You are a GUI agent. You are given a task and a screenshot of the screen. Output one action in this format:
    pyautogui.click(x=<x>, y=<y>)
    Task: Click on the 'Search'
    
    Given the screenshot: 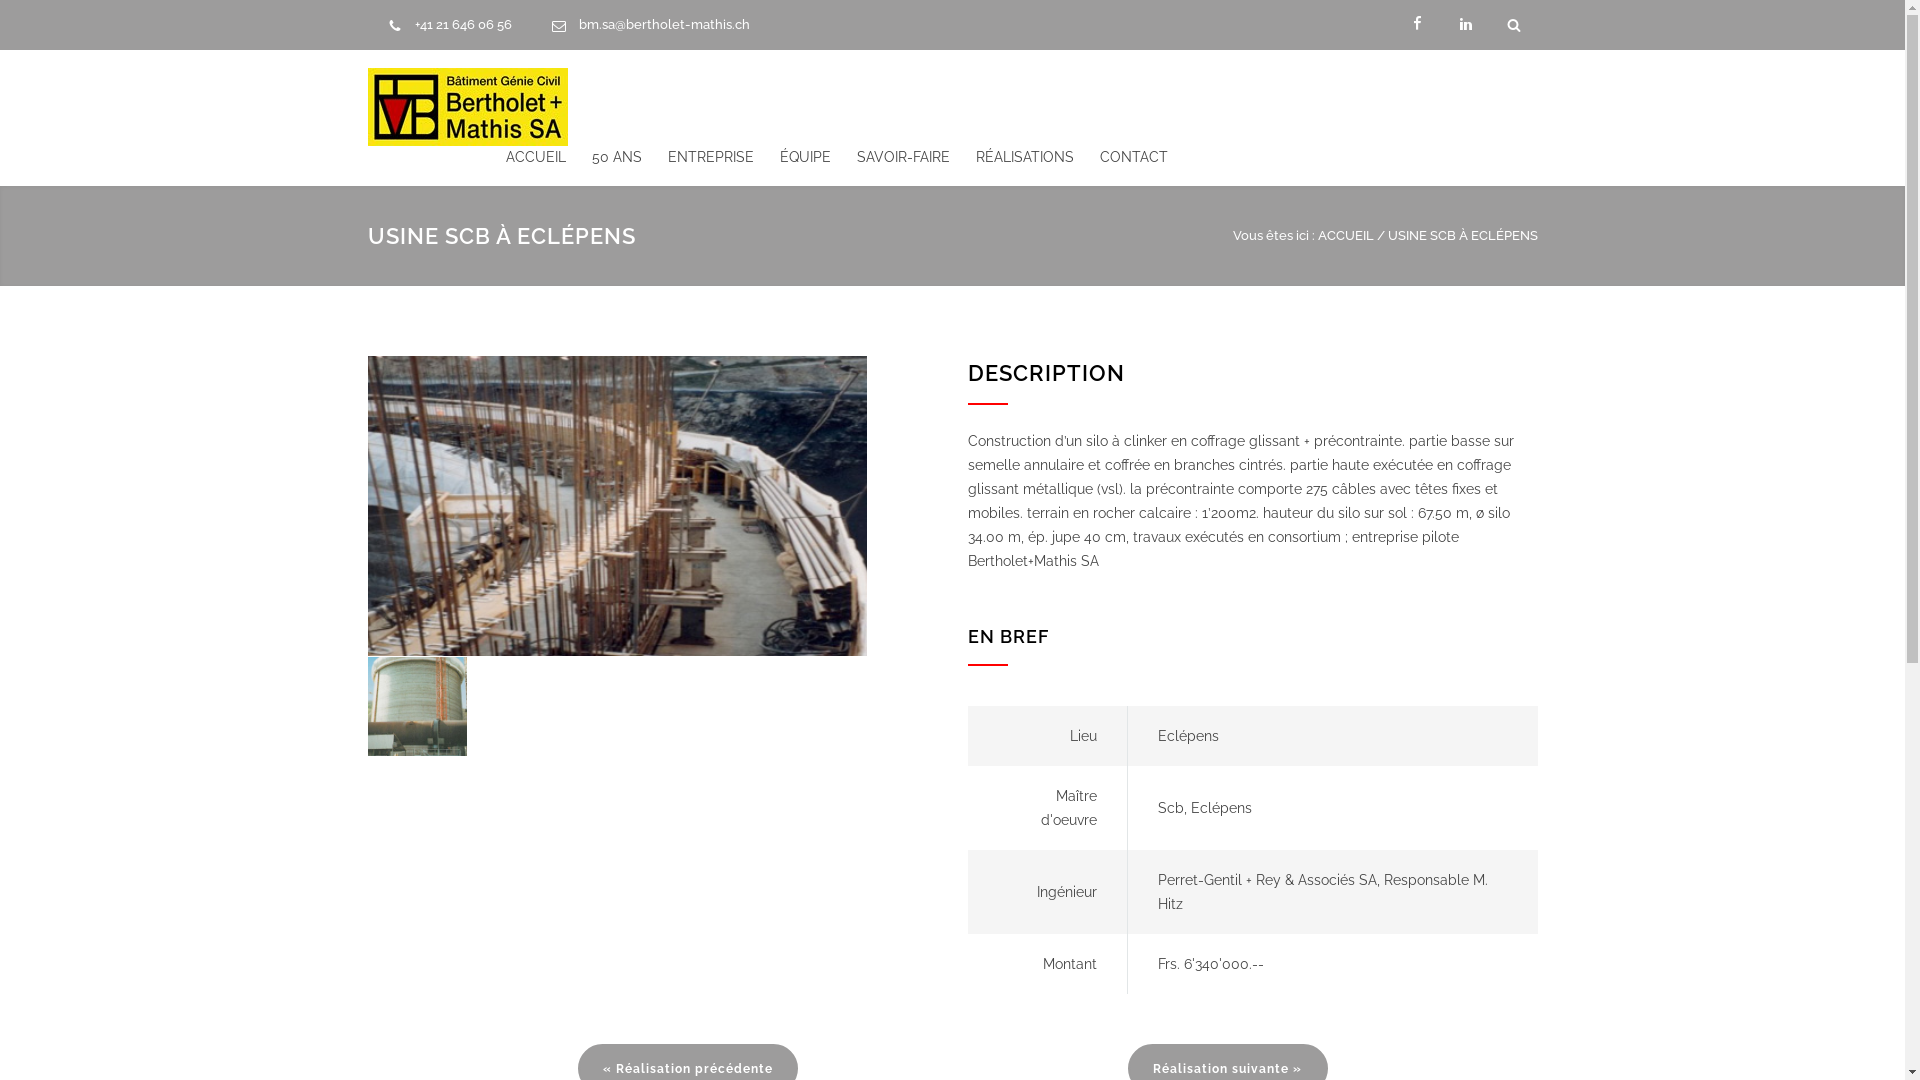 What is the action you would take?
    pyautogui.click(x=1513, y=24)
    